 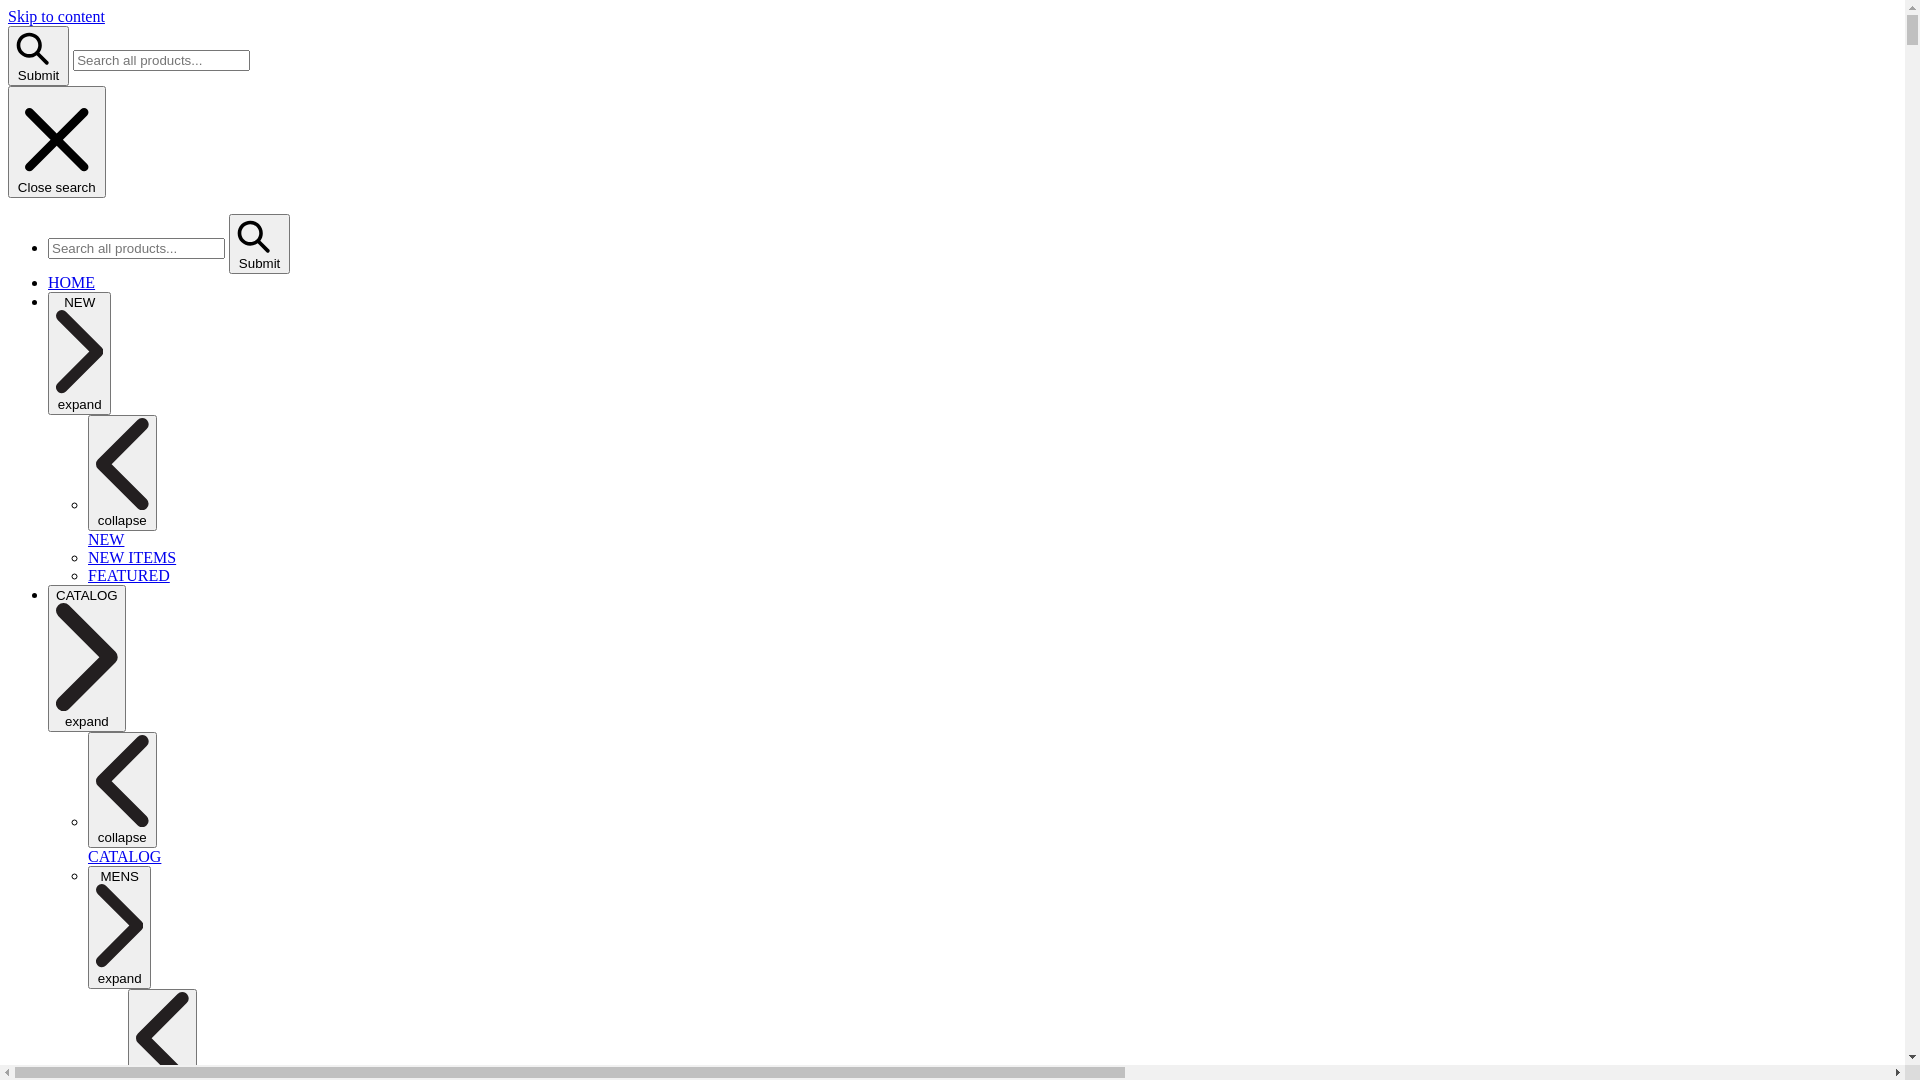 I want to click on 'NEW ITEMS', so click(x=130, y=557).